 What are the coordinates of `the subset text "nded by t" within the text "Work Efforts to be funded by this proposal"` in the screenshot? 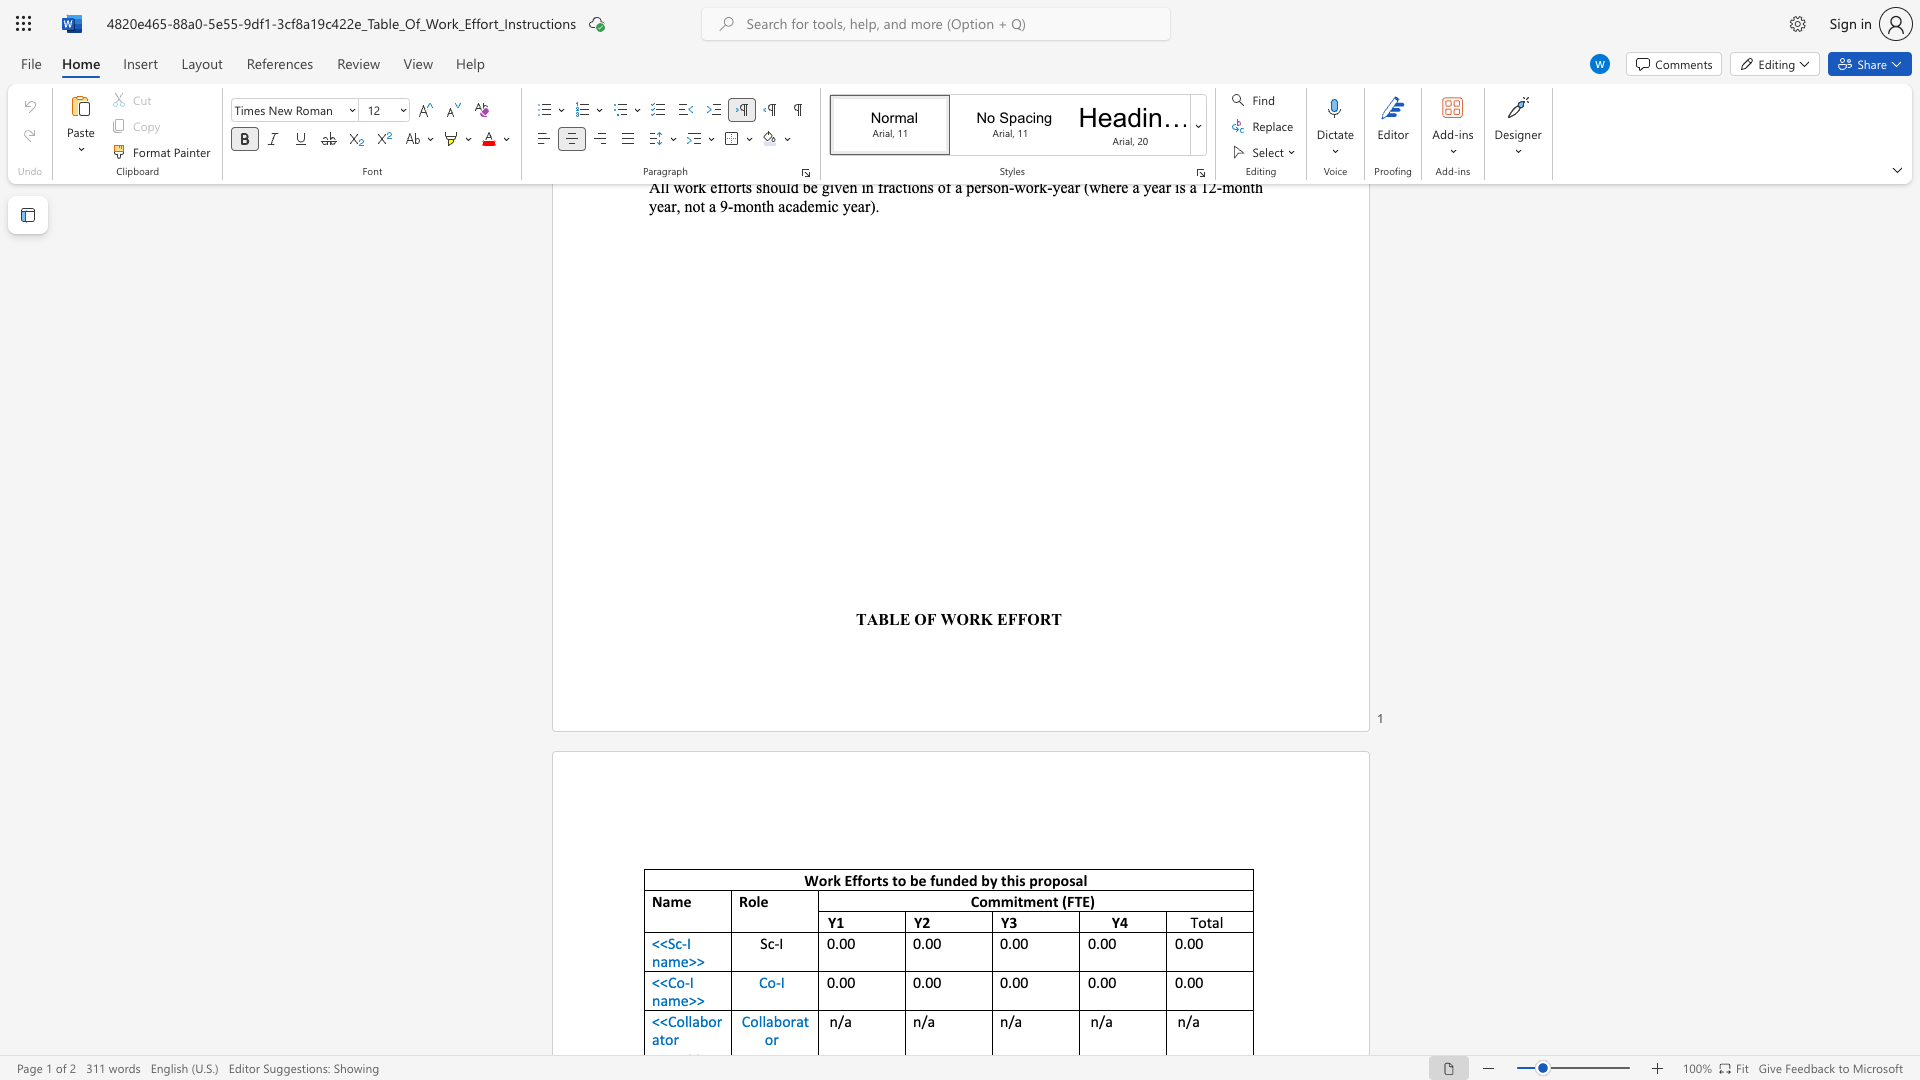 It's located at (942, 879).